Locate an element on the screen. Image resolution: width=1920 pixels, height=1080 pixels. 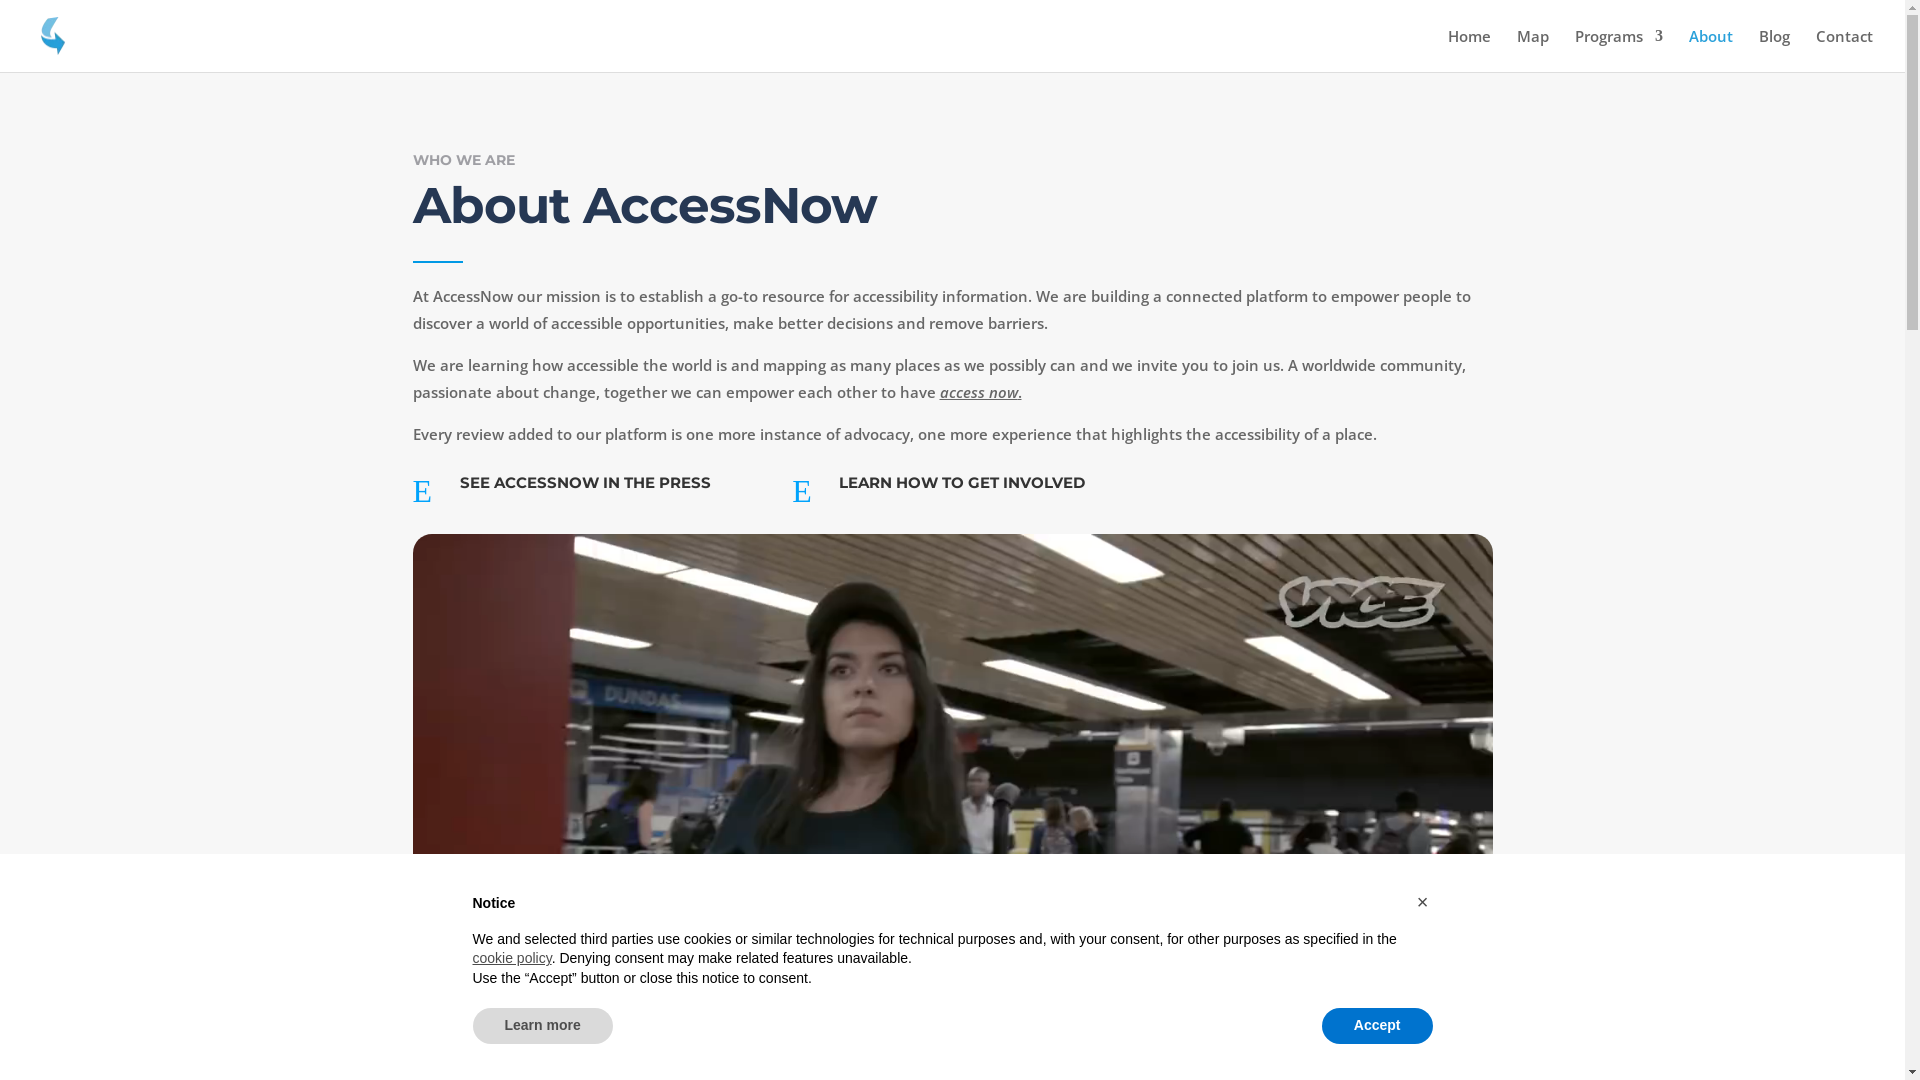
'Programs' is located at coordinates (1573, 49).